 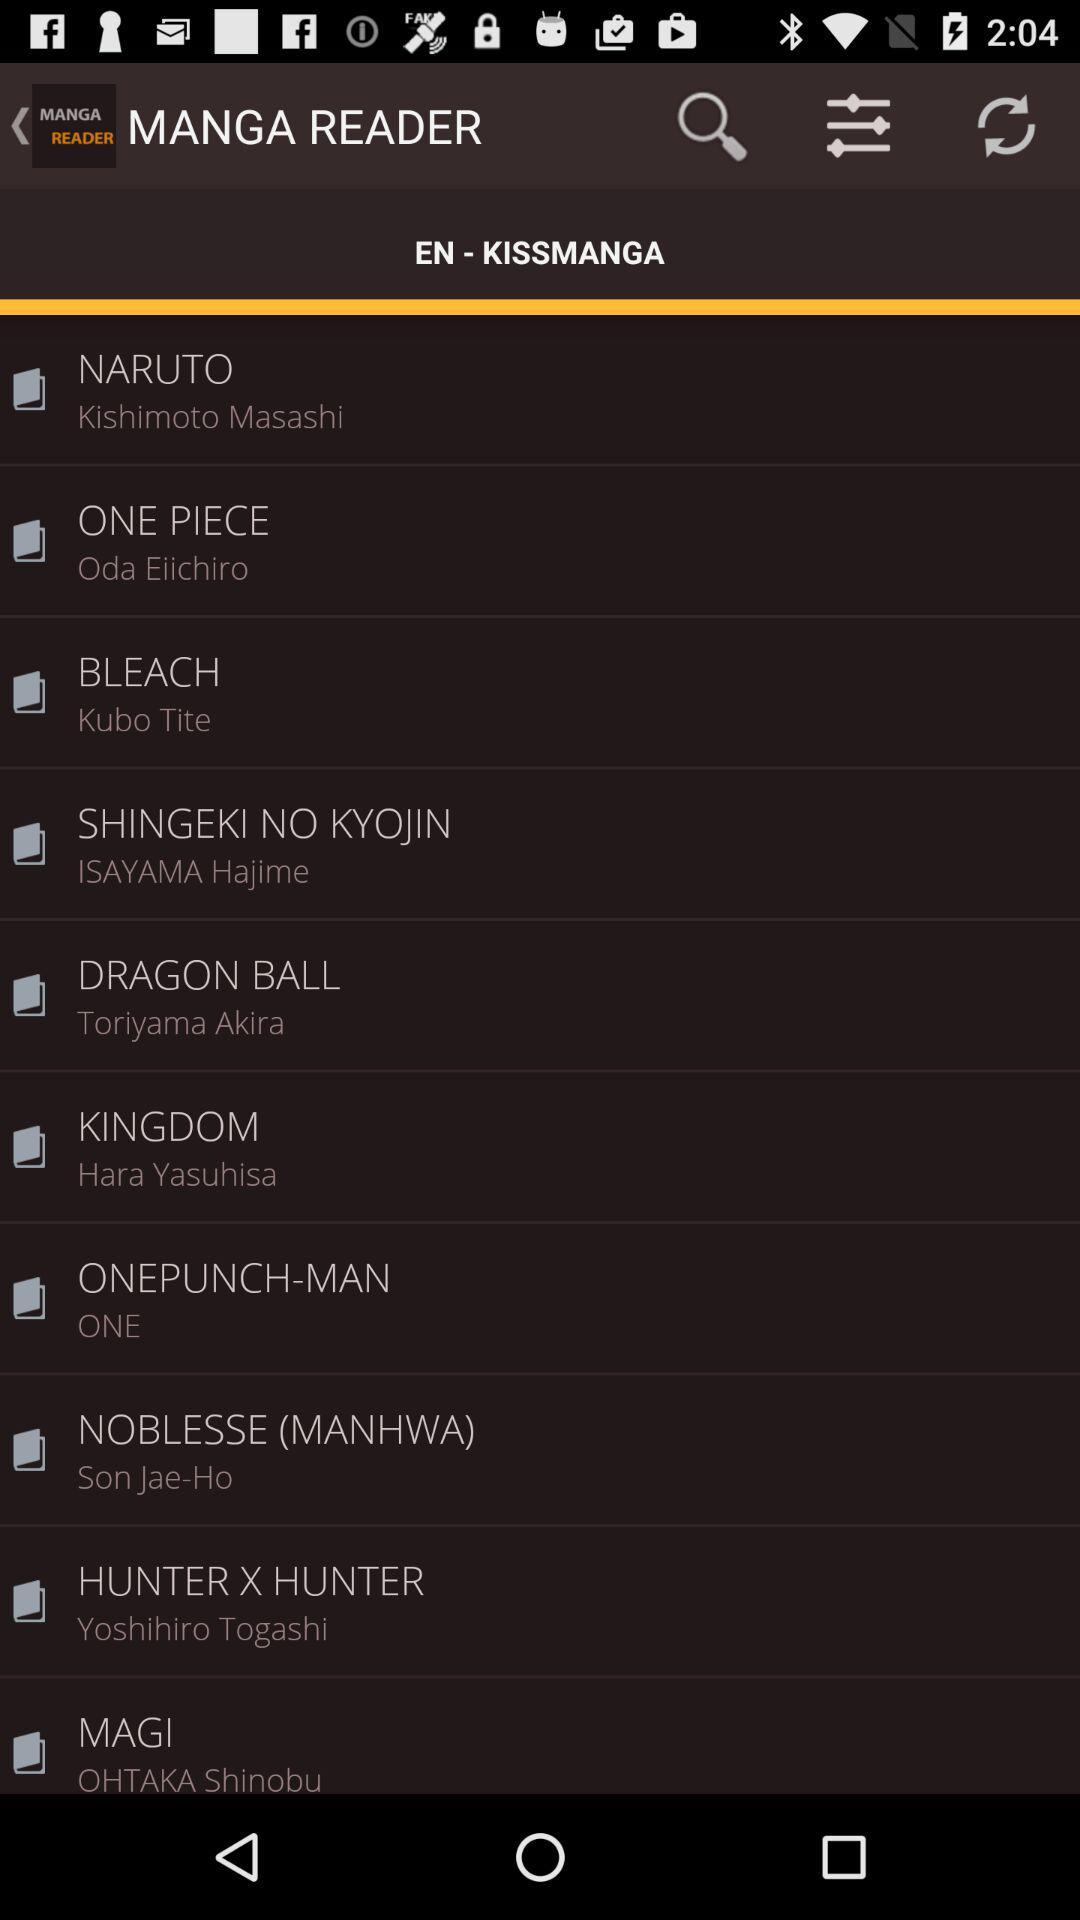 What do you see at coordinates (571, 354) in the screenshot?
I see `app below the en - kissmanga item` at bounding box center [571, 354].